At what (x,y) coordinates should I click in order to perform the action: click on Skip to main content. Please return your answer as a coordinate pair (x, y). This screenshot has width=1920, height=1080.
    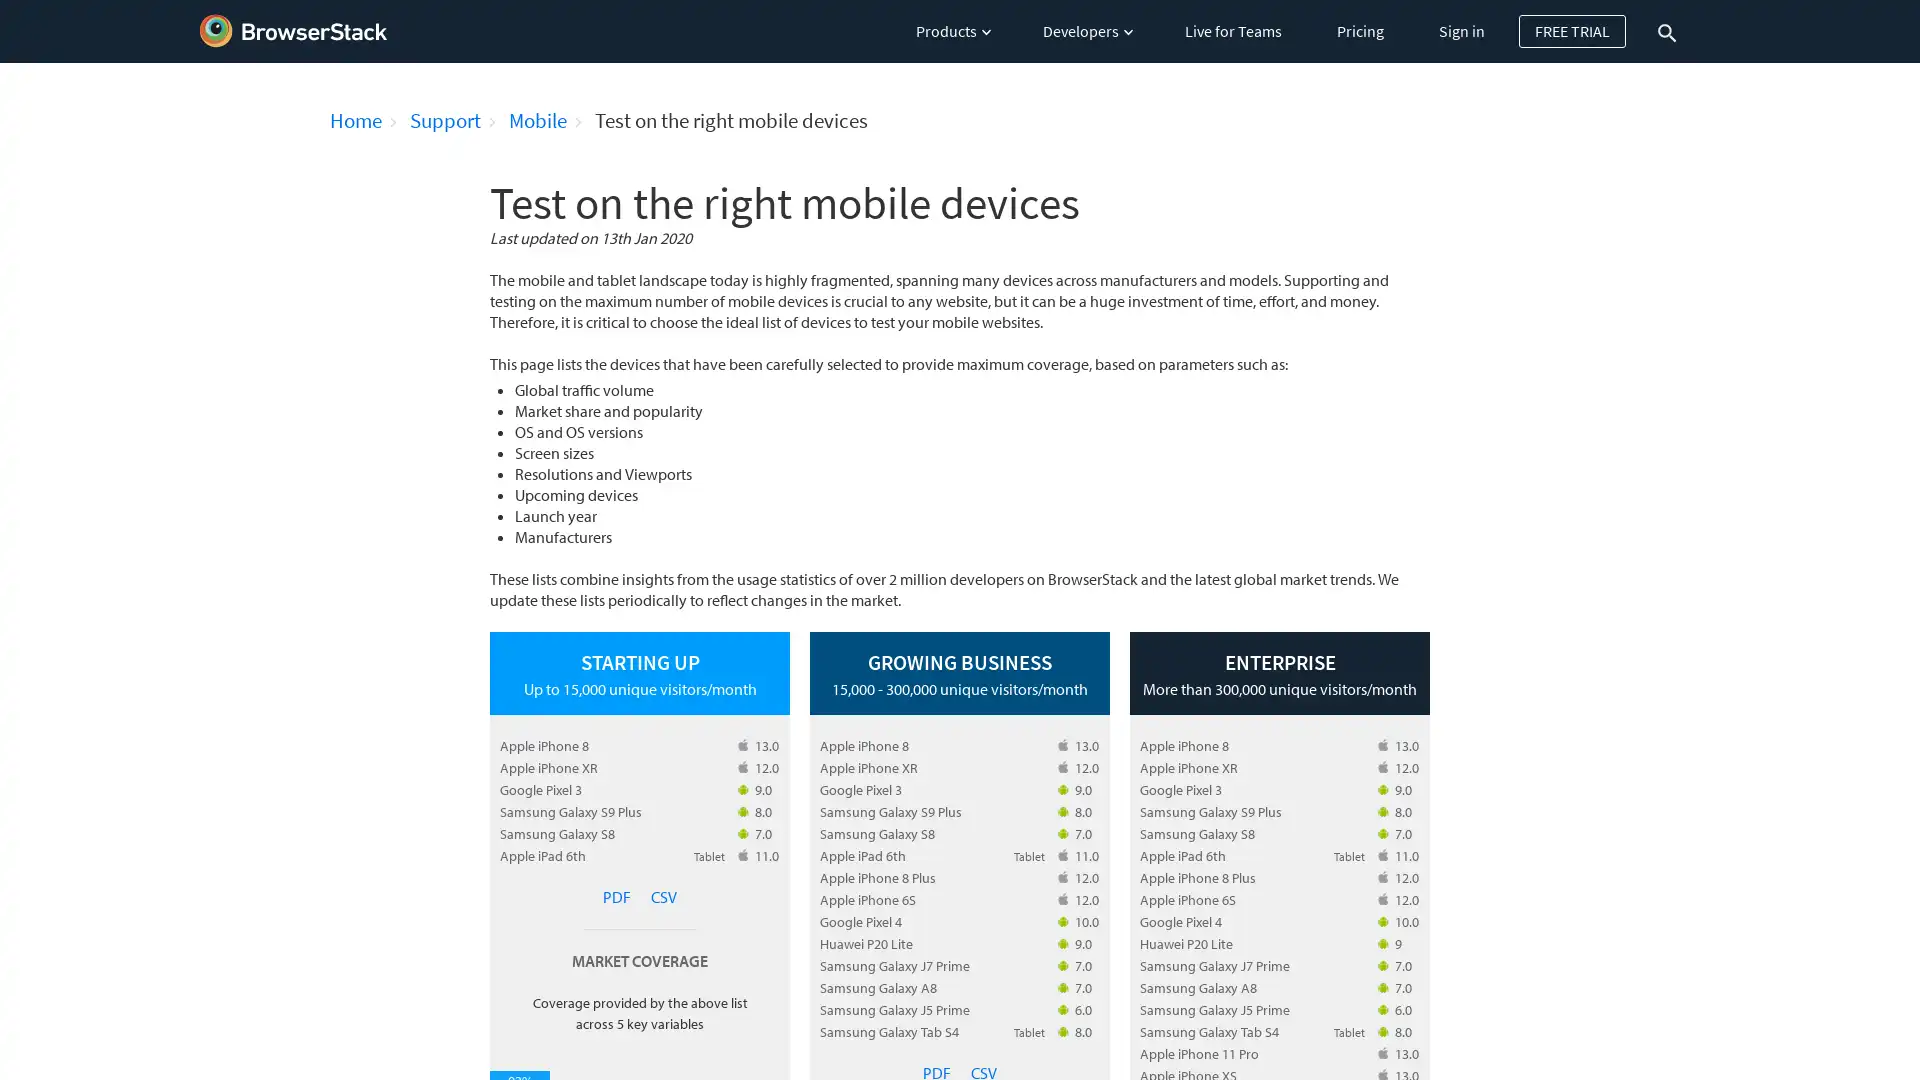
    Looking at the image, I should click on (3, 8).